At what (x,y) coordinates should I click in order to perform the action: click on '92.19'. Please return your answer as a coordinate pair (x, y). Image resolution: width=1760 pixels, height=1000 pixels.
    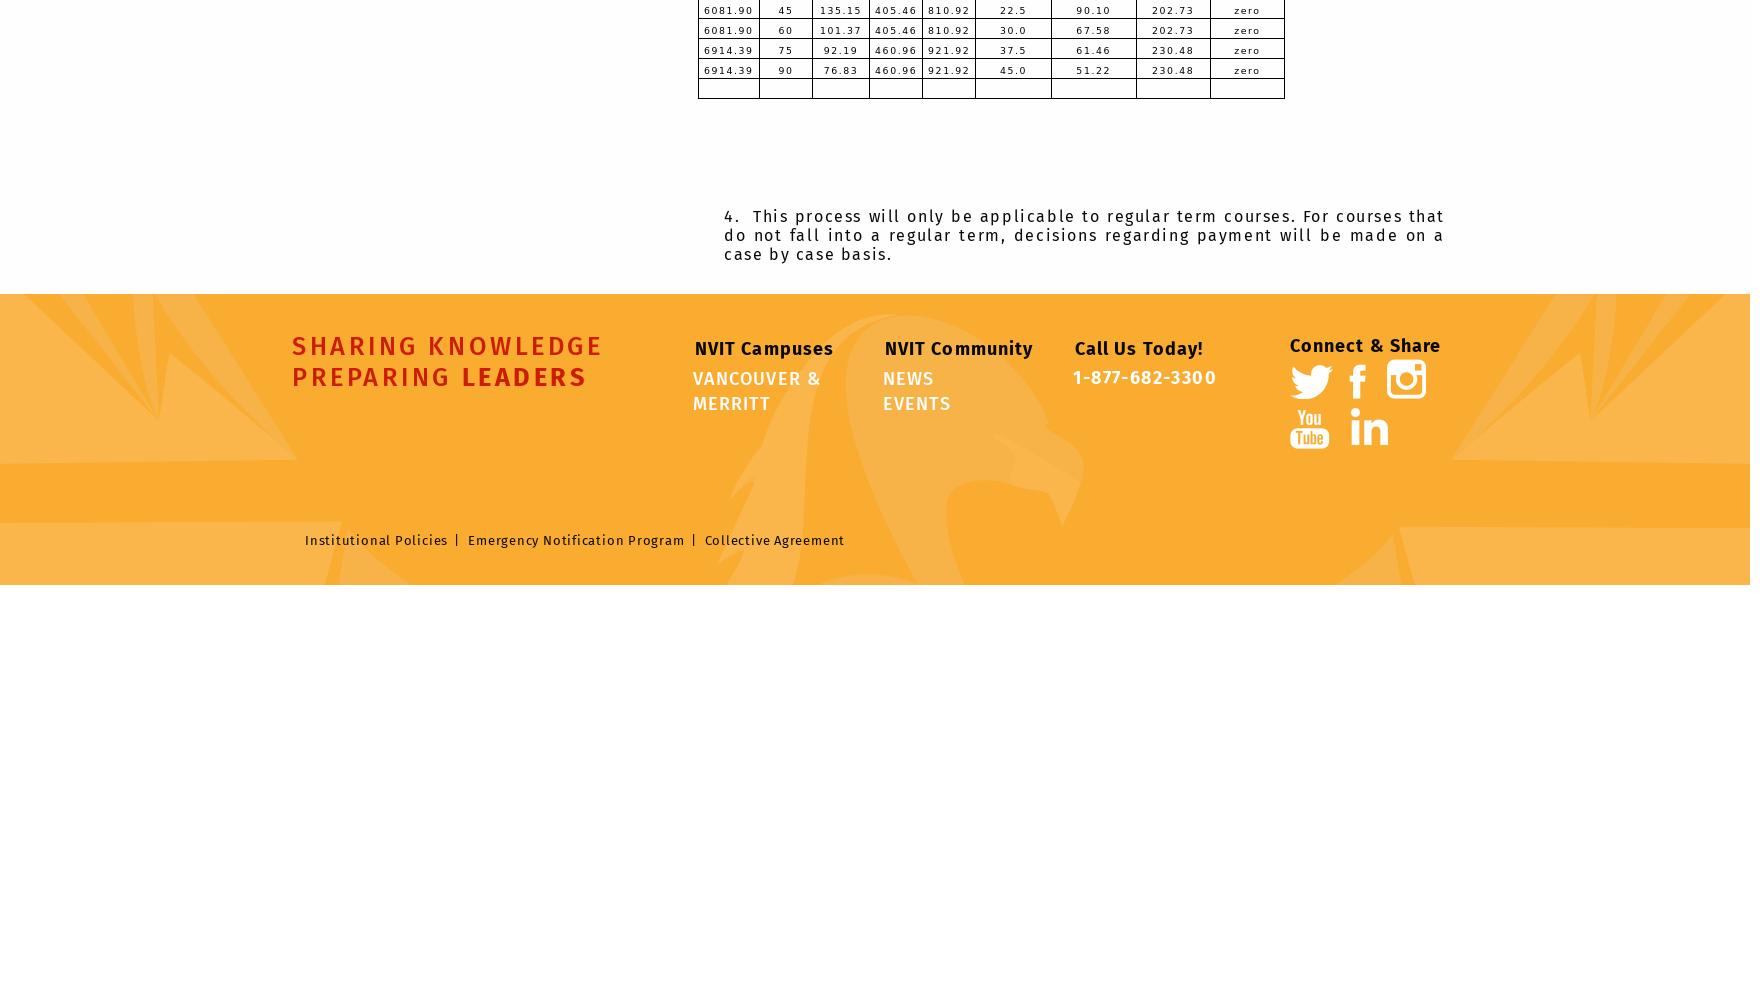
    Looking at the image, I should click on (839, 49).